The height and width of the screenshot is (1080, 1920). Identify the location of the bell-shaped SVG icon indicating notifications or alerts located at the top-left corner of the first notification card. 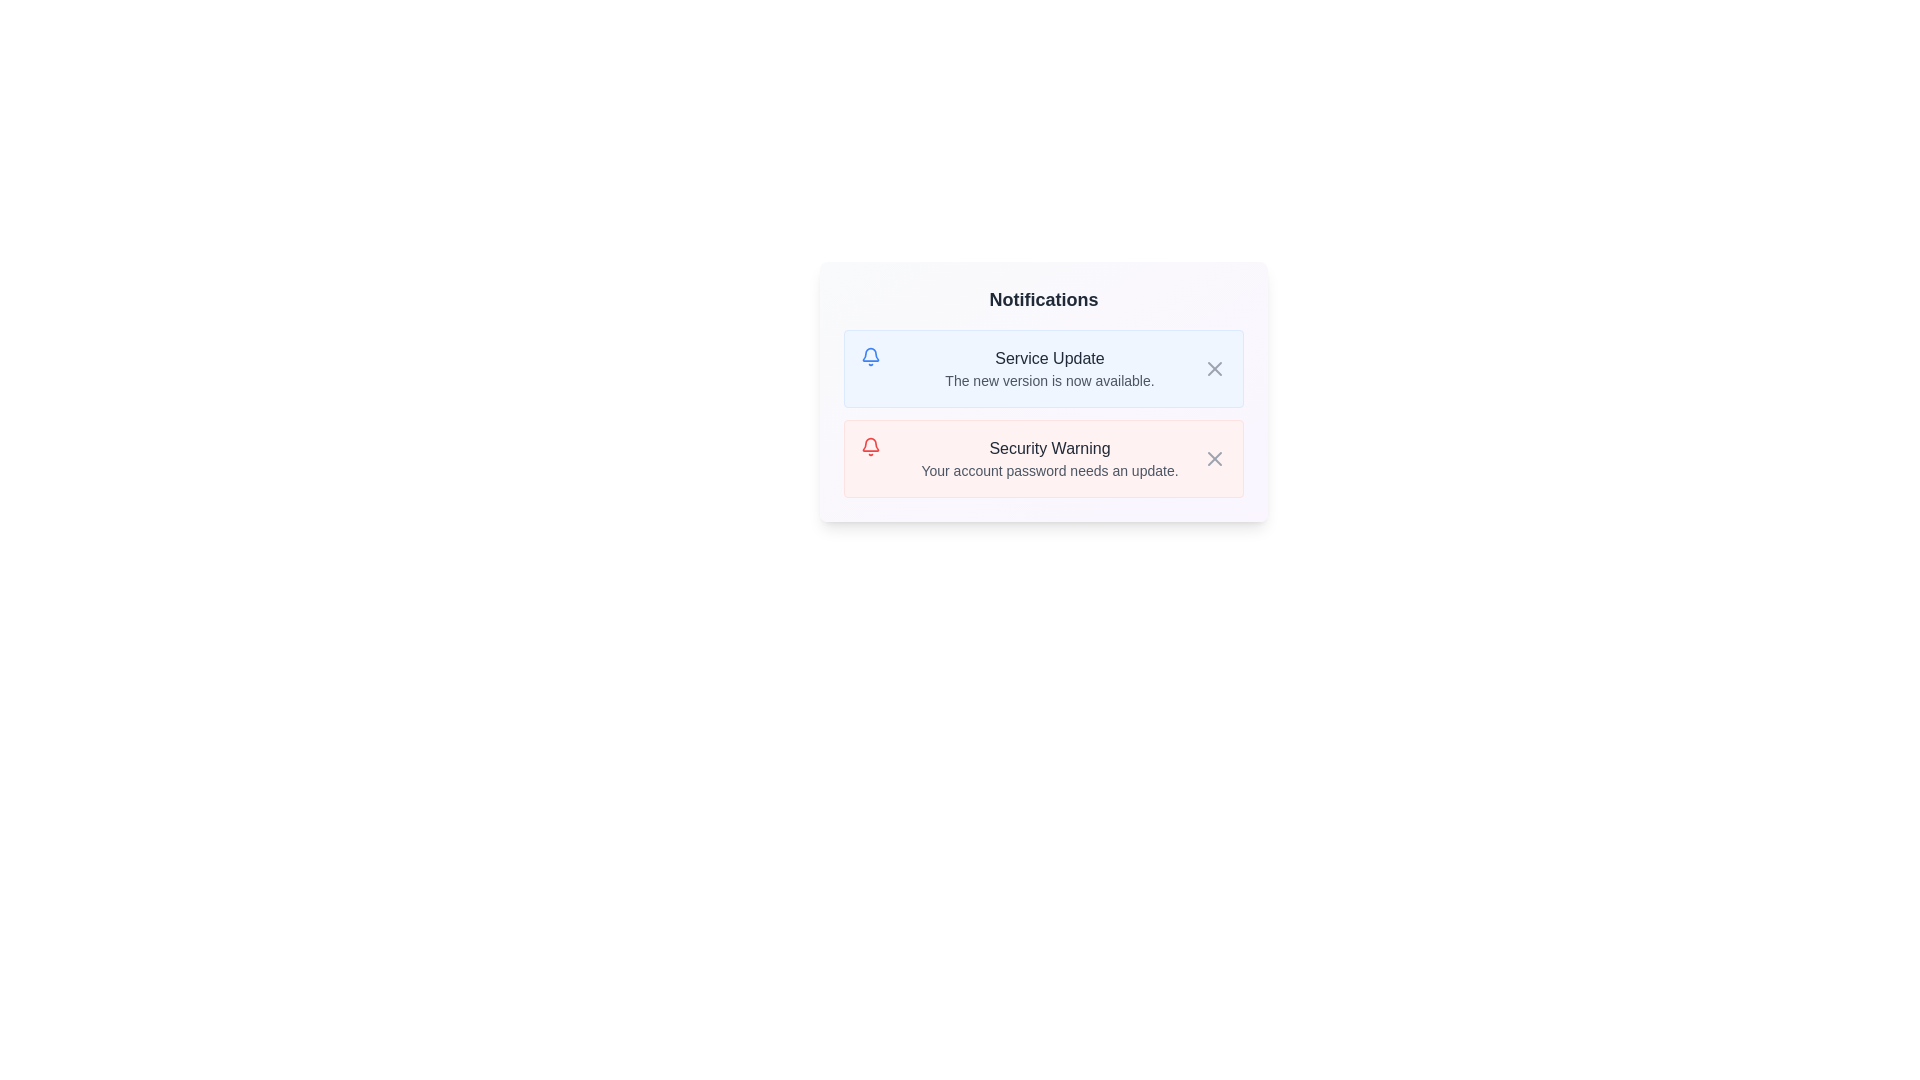
(870, 353).